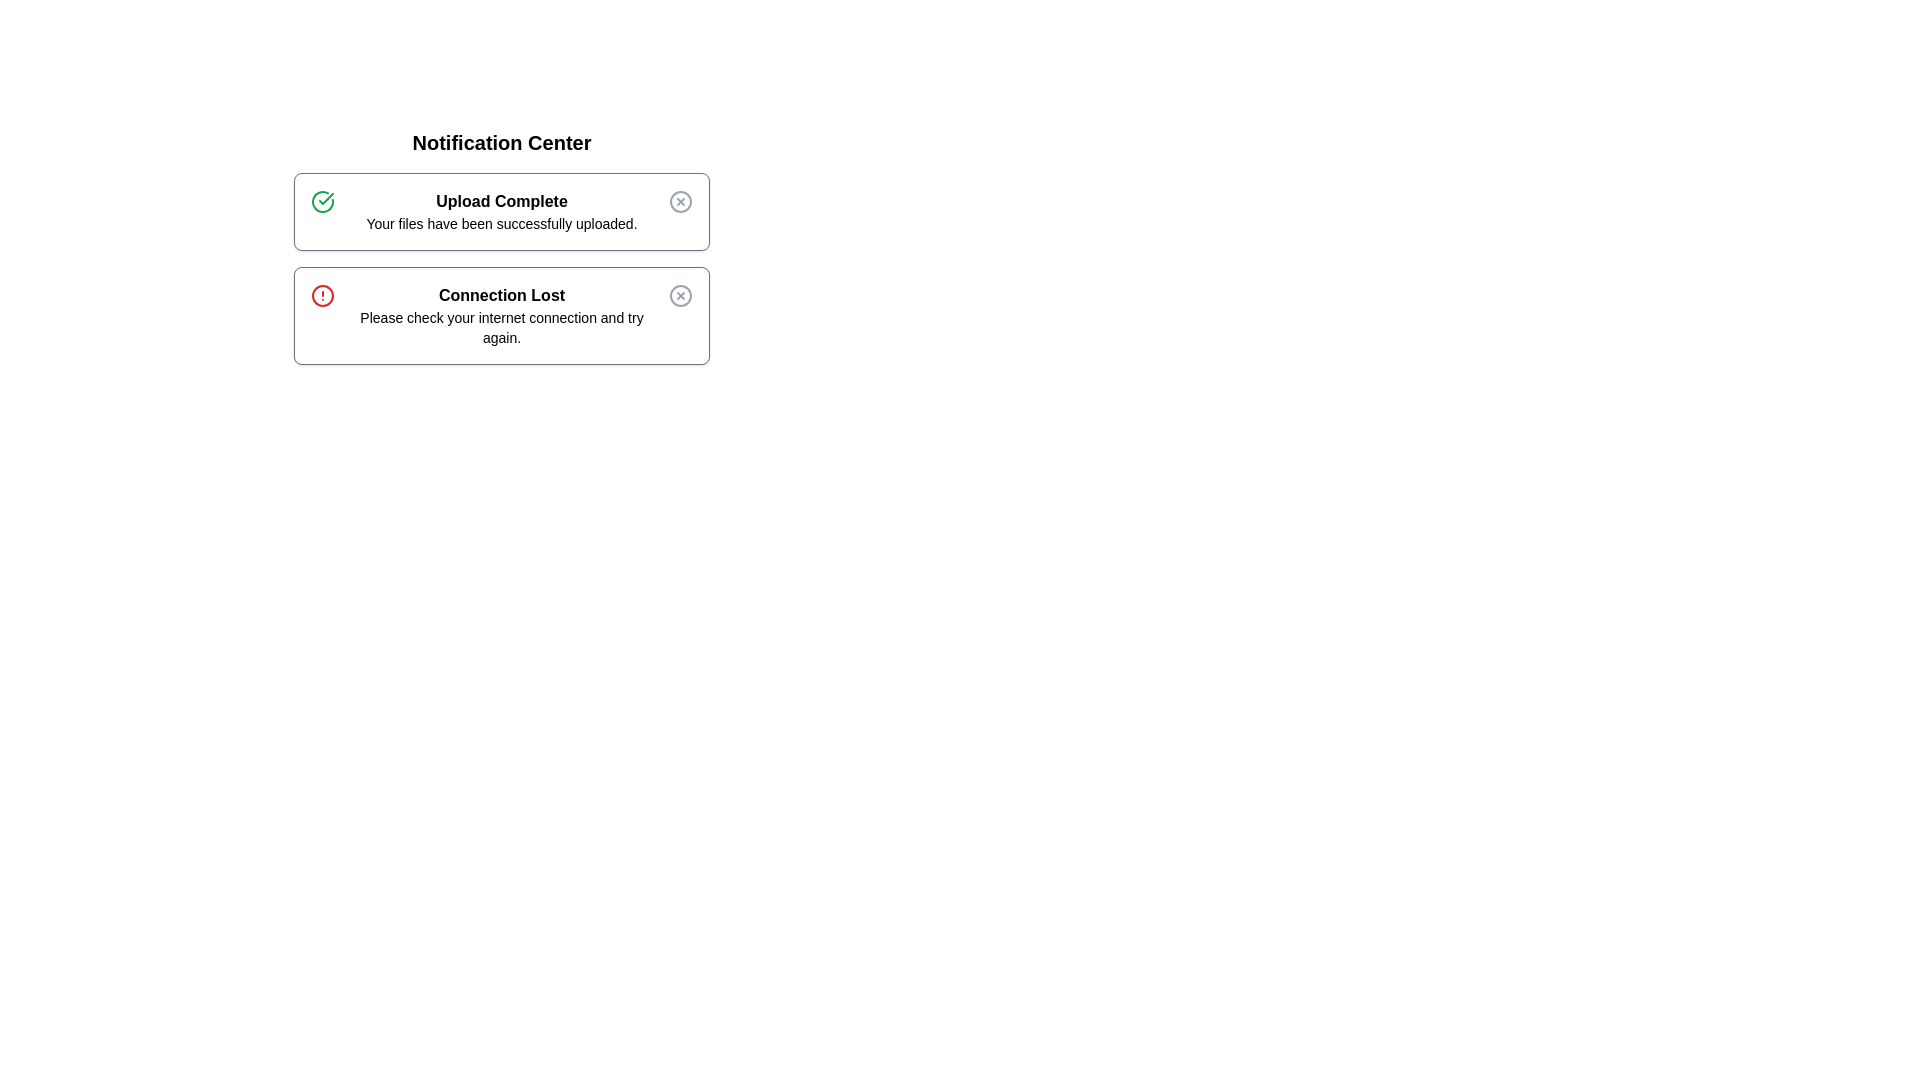 The width and height of the screenshot is (1920, 1080). Describe the element at coordinates (502, 212) in the screenshot. I see `the text of the alert titled 'Upload Complete'` at that location.